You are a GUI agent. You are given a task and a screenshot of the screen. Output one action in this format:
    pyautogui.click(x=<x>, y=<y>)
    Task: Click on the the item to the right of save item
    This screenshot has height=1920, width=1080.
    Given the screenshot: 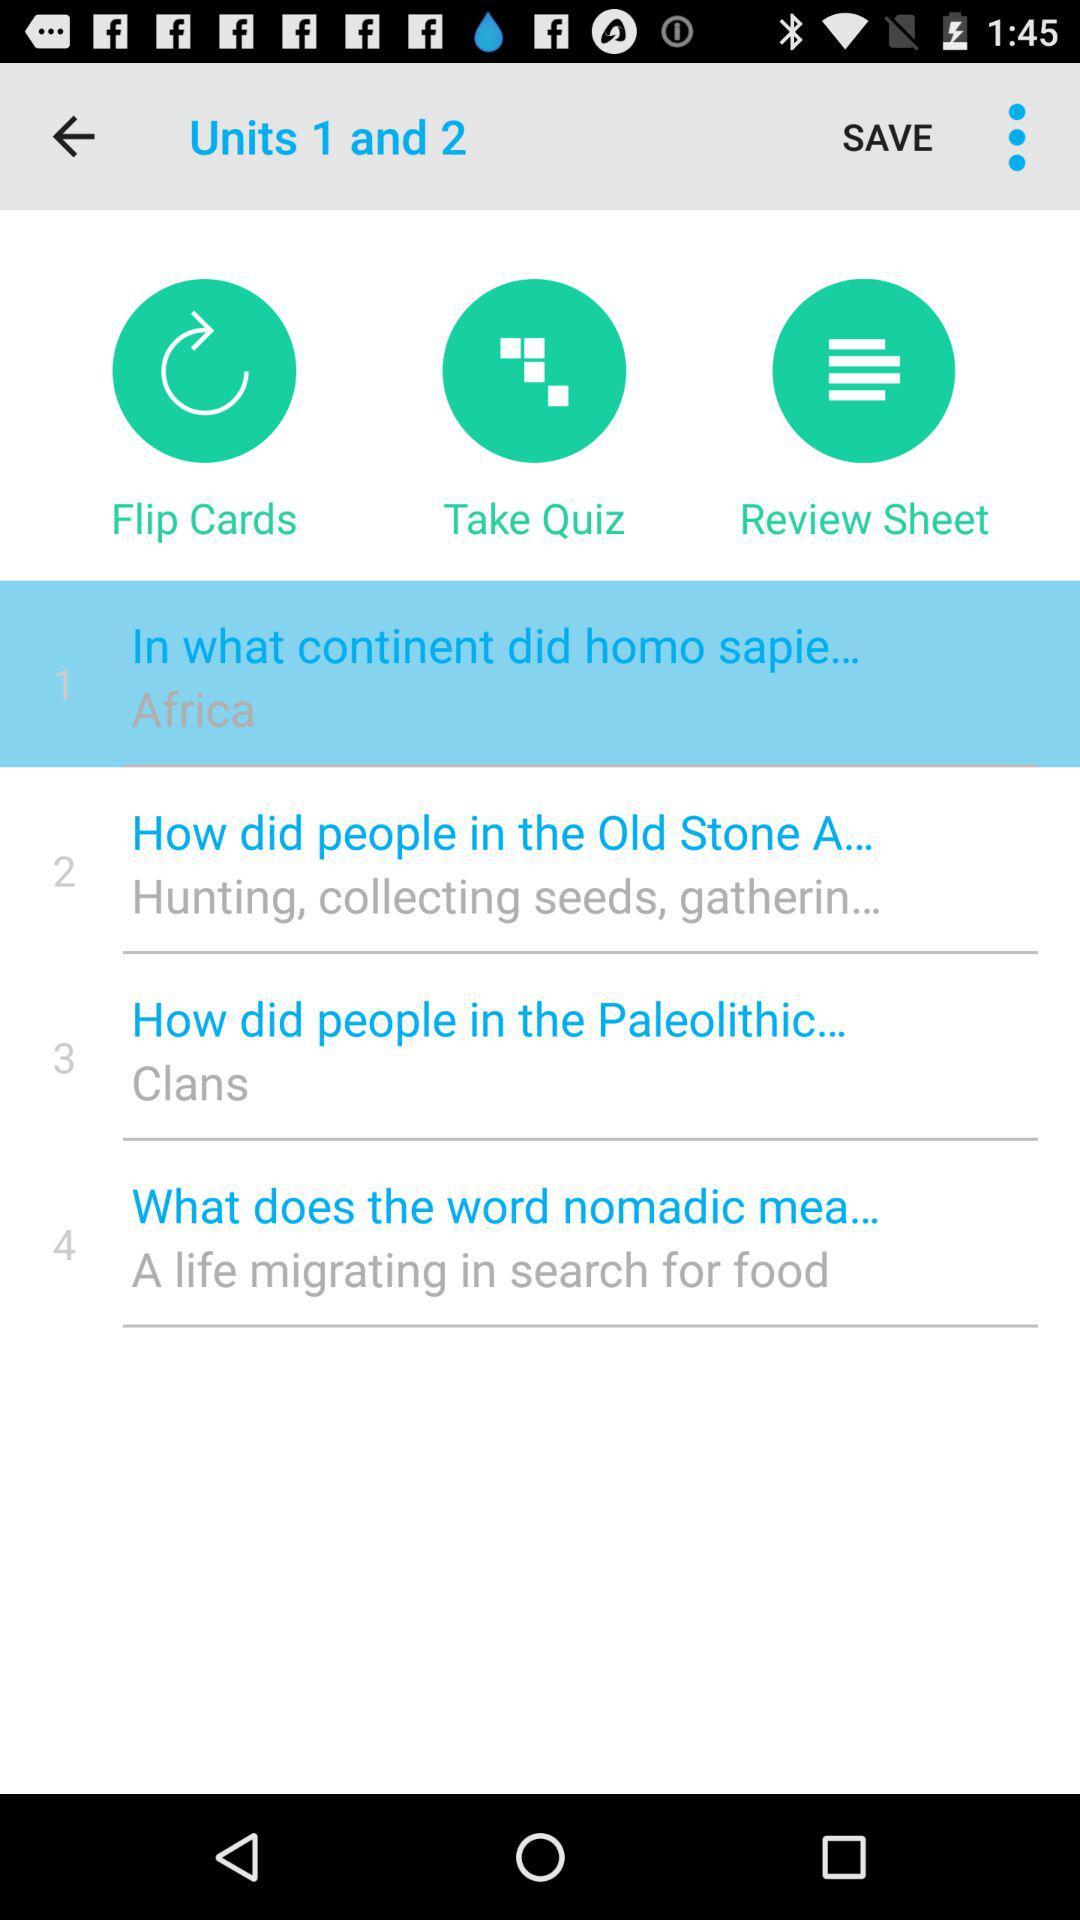 What is the action you would take?
    pyautogui.click(x=1017, y=135)
    